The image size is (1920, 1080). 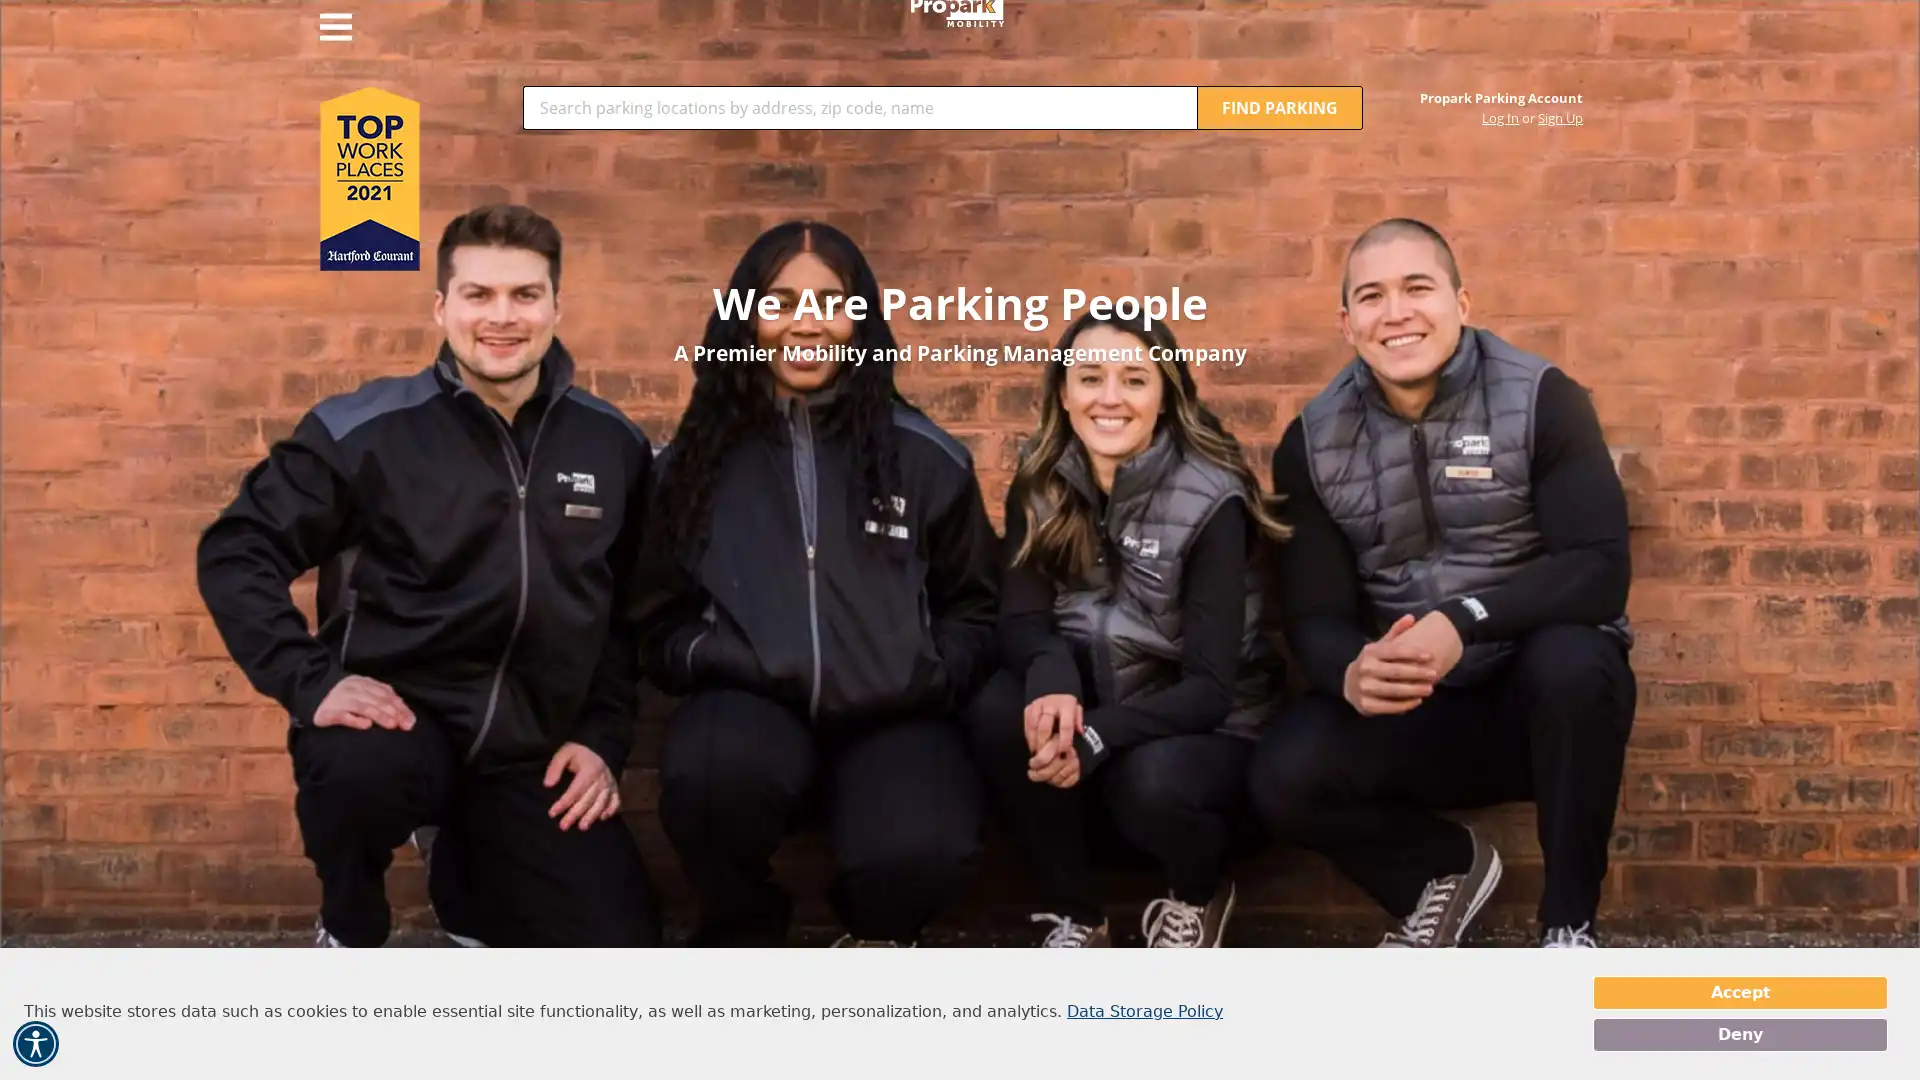 What do you see at coordinates (35, 1043) in the screenshot?
I see `Accessibility Menu` at bounding box center [35, 1043].